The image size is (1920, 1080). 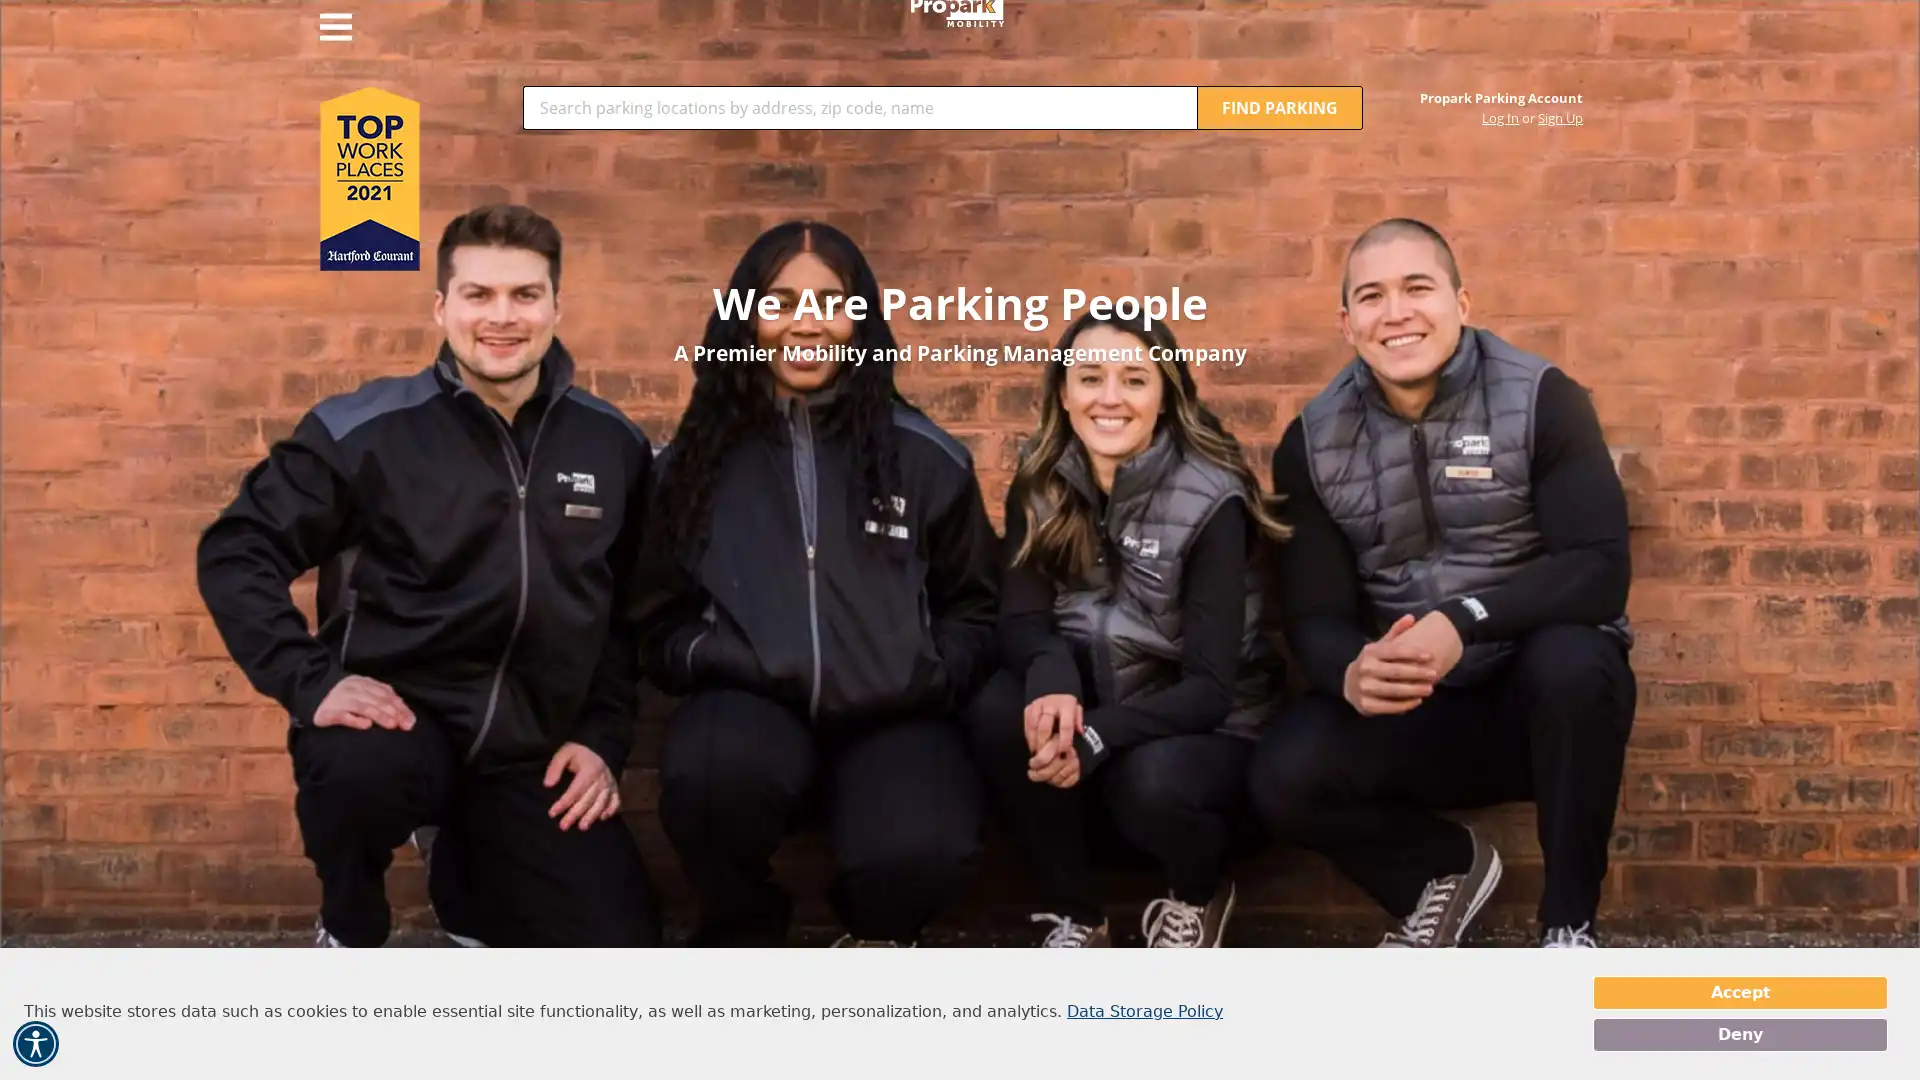 What do you see at coordinates (35, 1043) in the screenshot?
I see `Accessibility Menu` at bounding box center [35, 1043].